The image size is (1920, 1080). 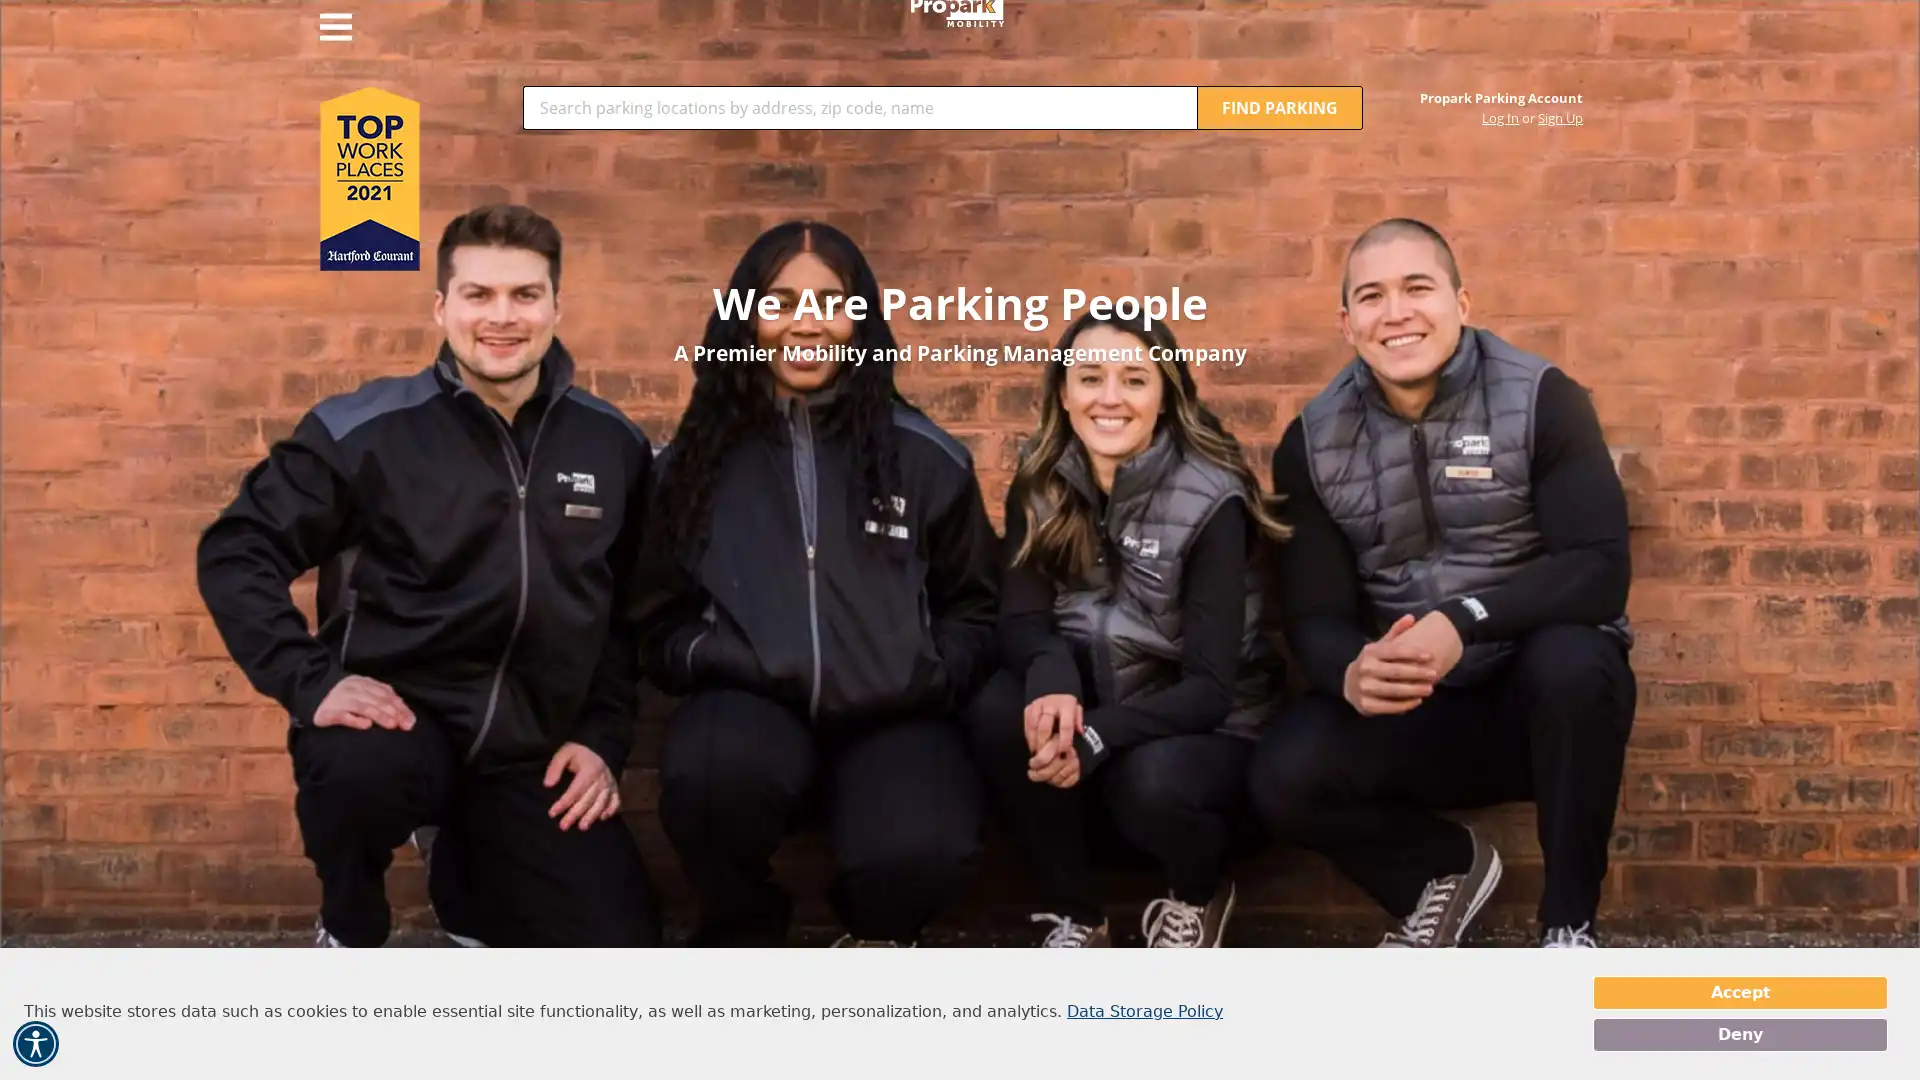 What do you see at coordinates (35, 1043) in the screenshot?
I see `Accessibility Menu` at bounding box center [35, 1043].